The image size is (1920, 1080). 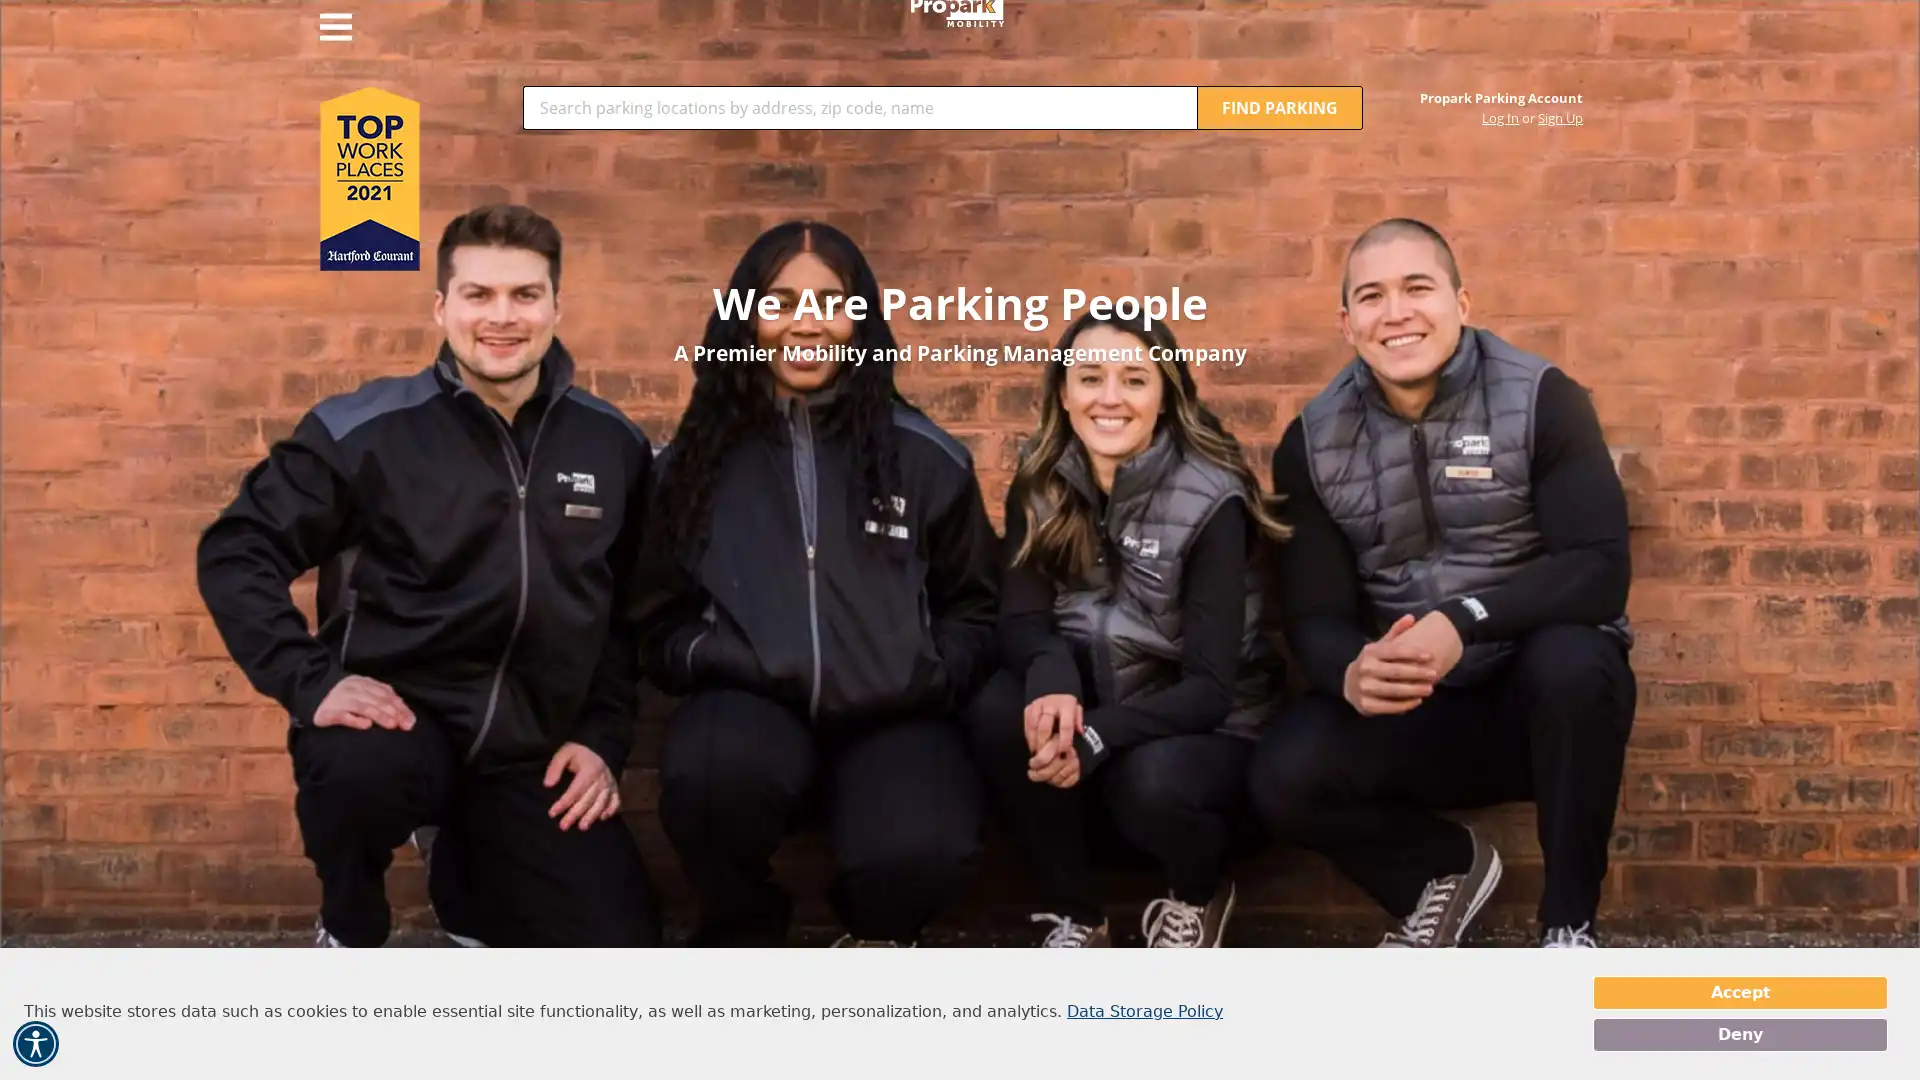 What do you see at coordinates (35, 1043) in the screenshot?
I see `Accessibility Menu` at bounding box center [35, 1043].